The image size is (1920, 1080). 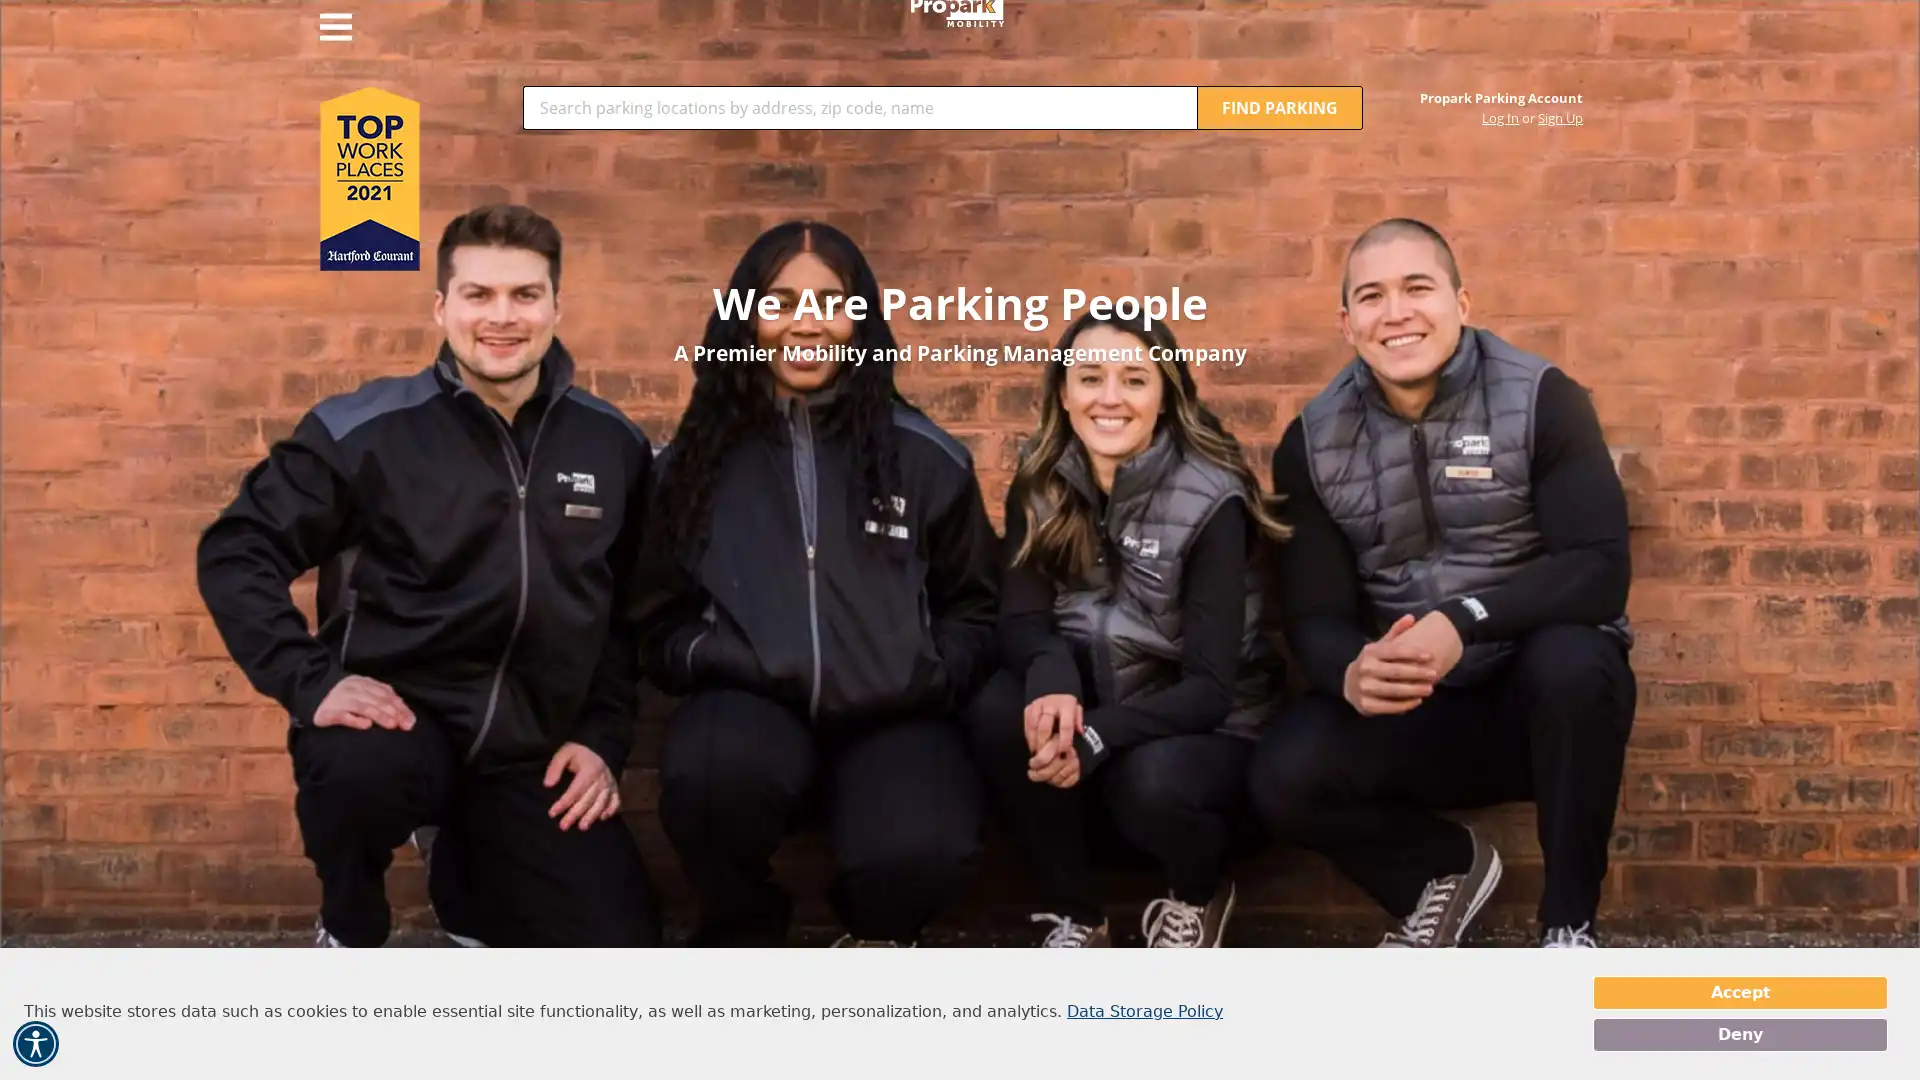 What do you see at coordinates (35, 1043) in the screenshot?
I see `Accessibility Menu` at bounding box center [35, 1043].